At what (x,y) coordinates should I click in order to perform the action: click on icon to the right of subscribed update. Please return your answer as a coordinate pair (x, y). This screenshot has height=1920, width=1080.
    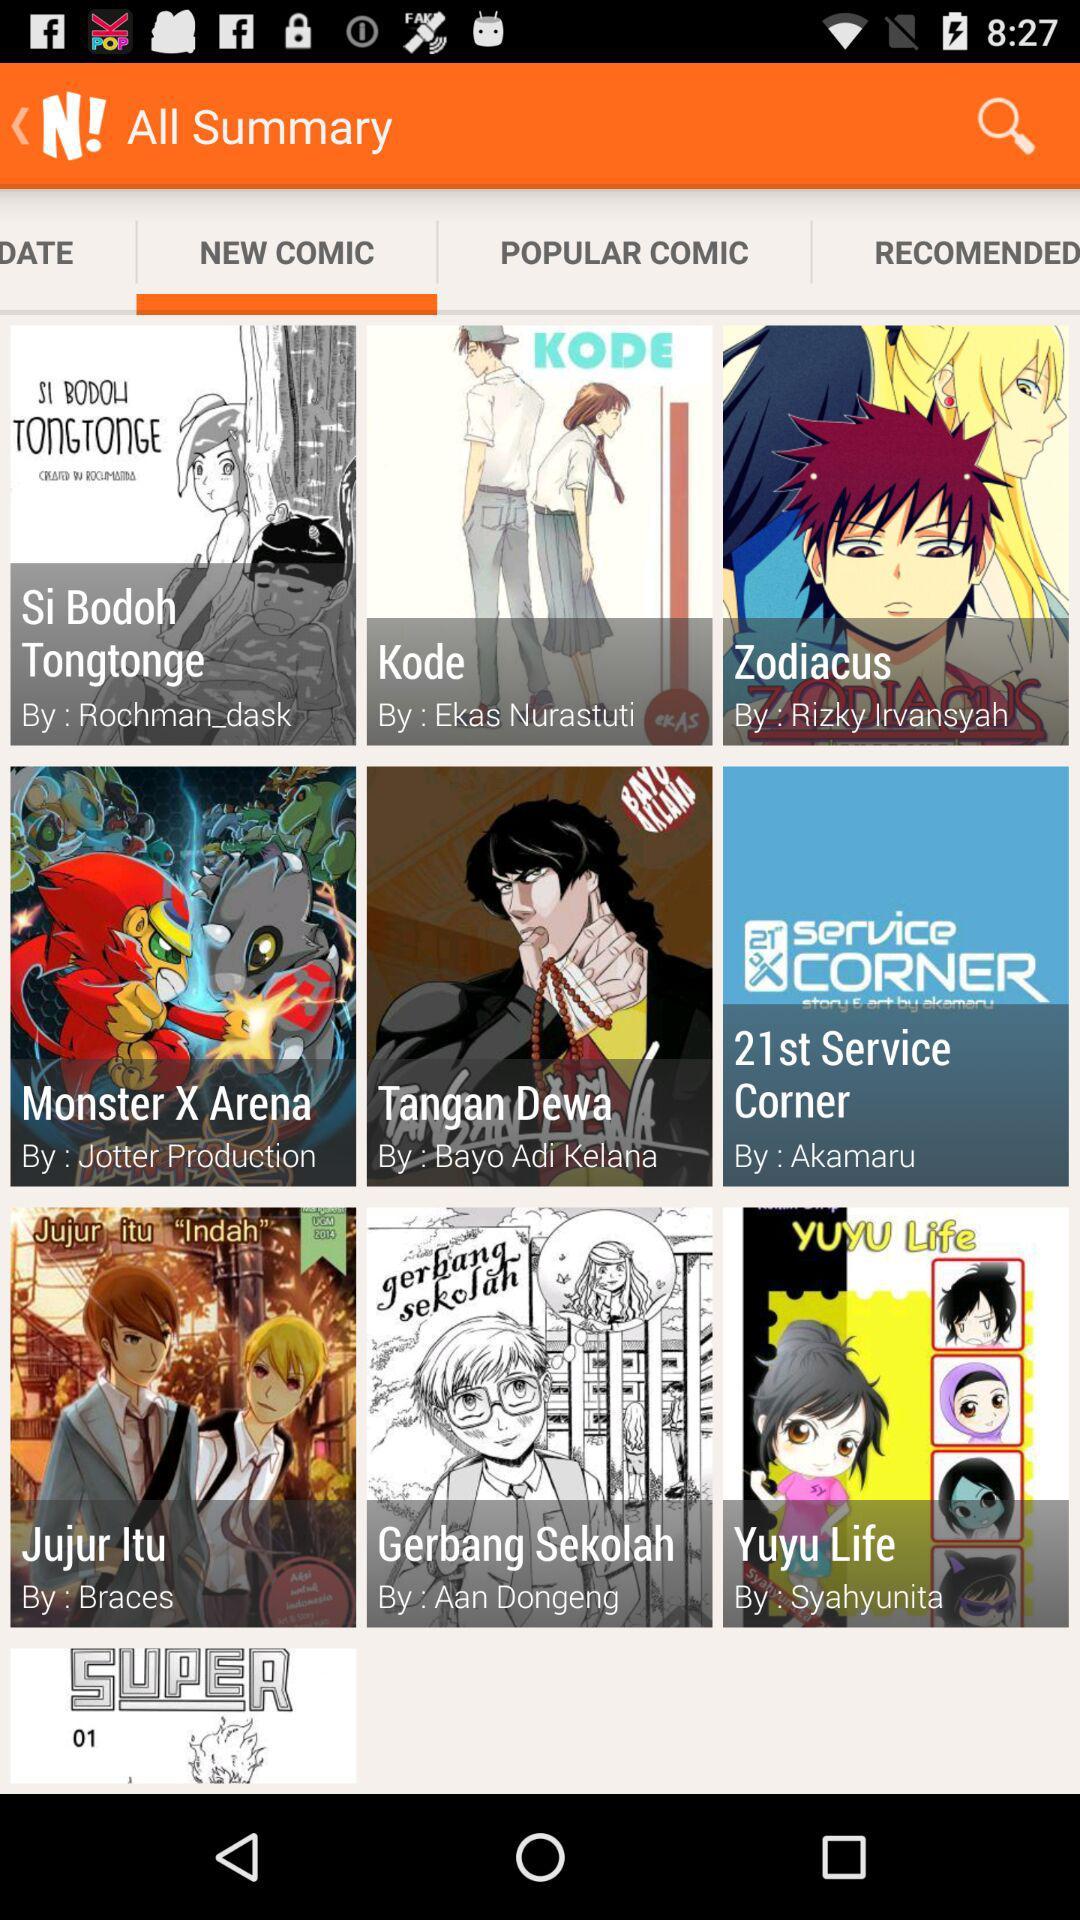
    Looking at the image, I should click on (286, 251).